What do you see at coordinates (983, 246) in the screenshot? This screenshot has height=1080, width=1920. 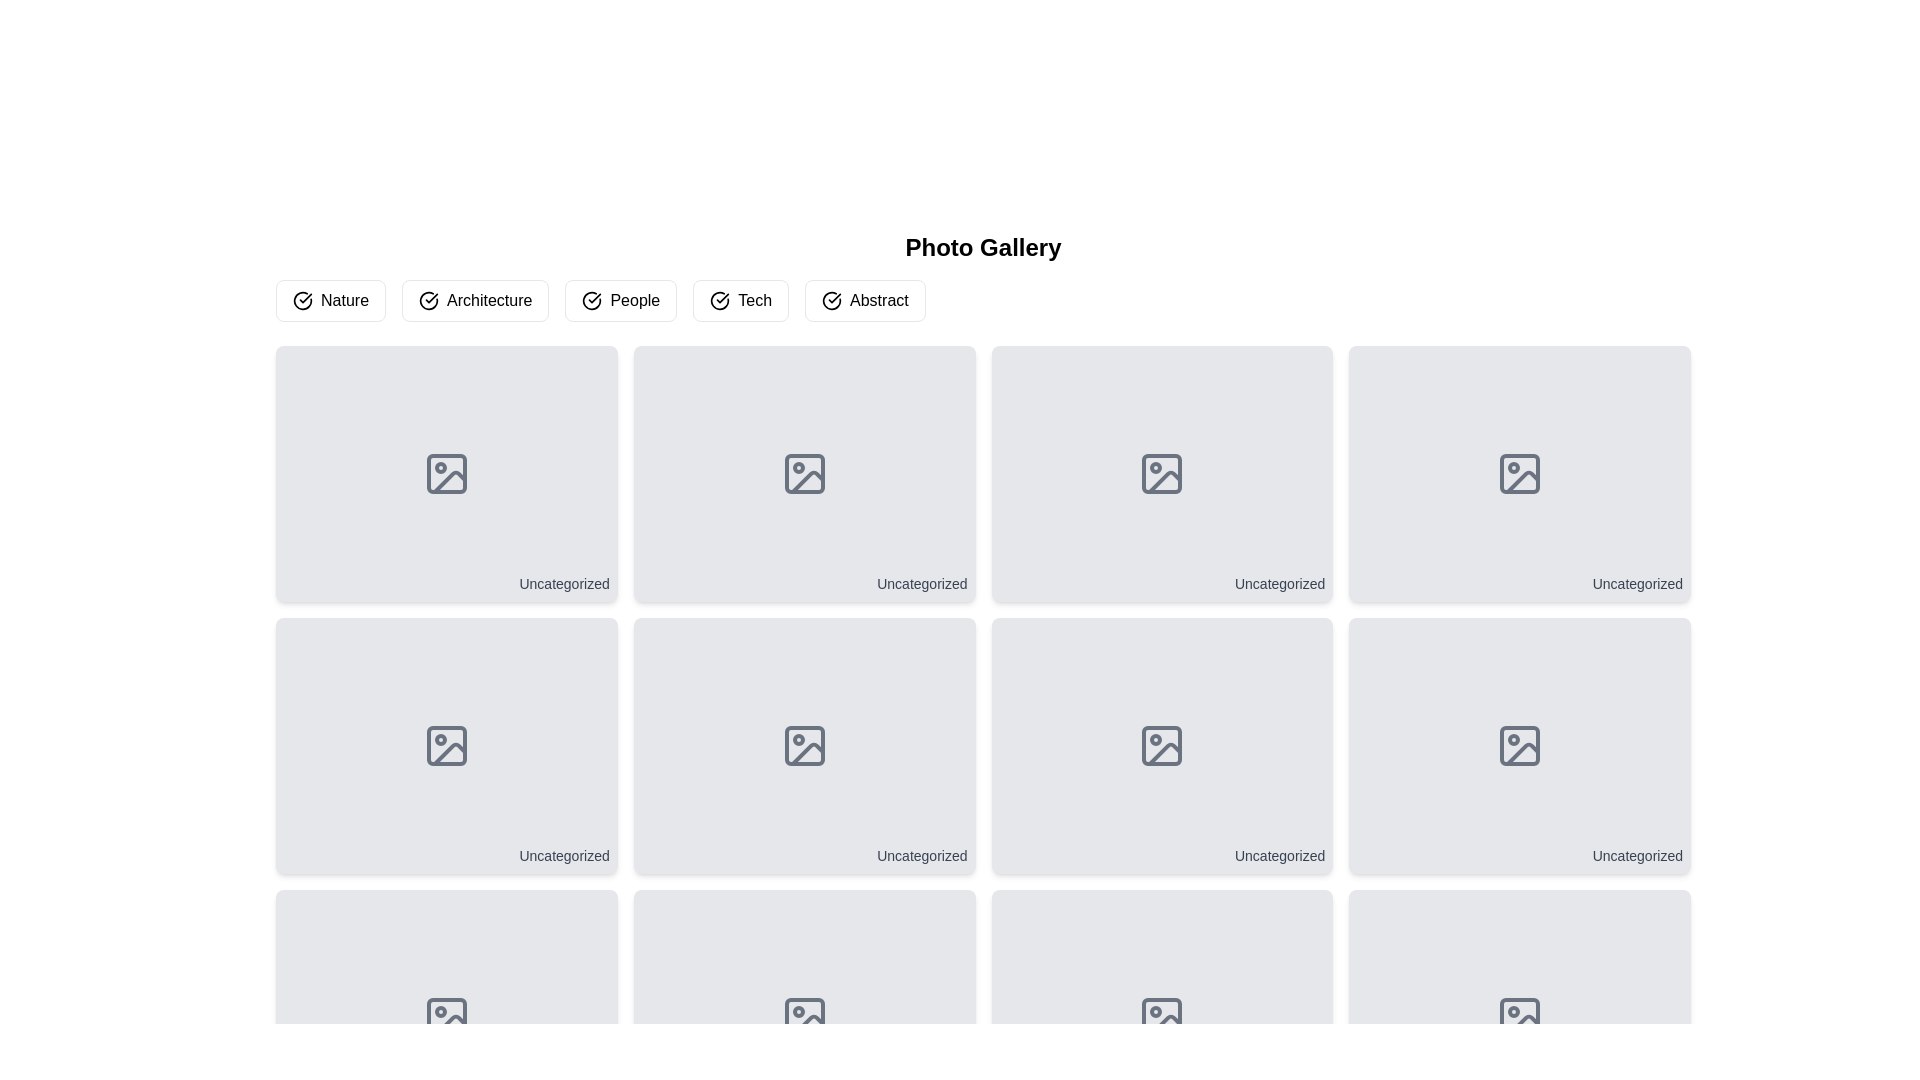 I see `the 'Photo Gallery' text header element, which is a bold title displayed at the top of the photo gallery layout` at bounding box center [983, 246].